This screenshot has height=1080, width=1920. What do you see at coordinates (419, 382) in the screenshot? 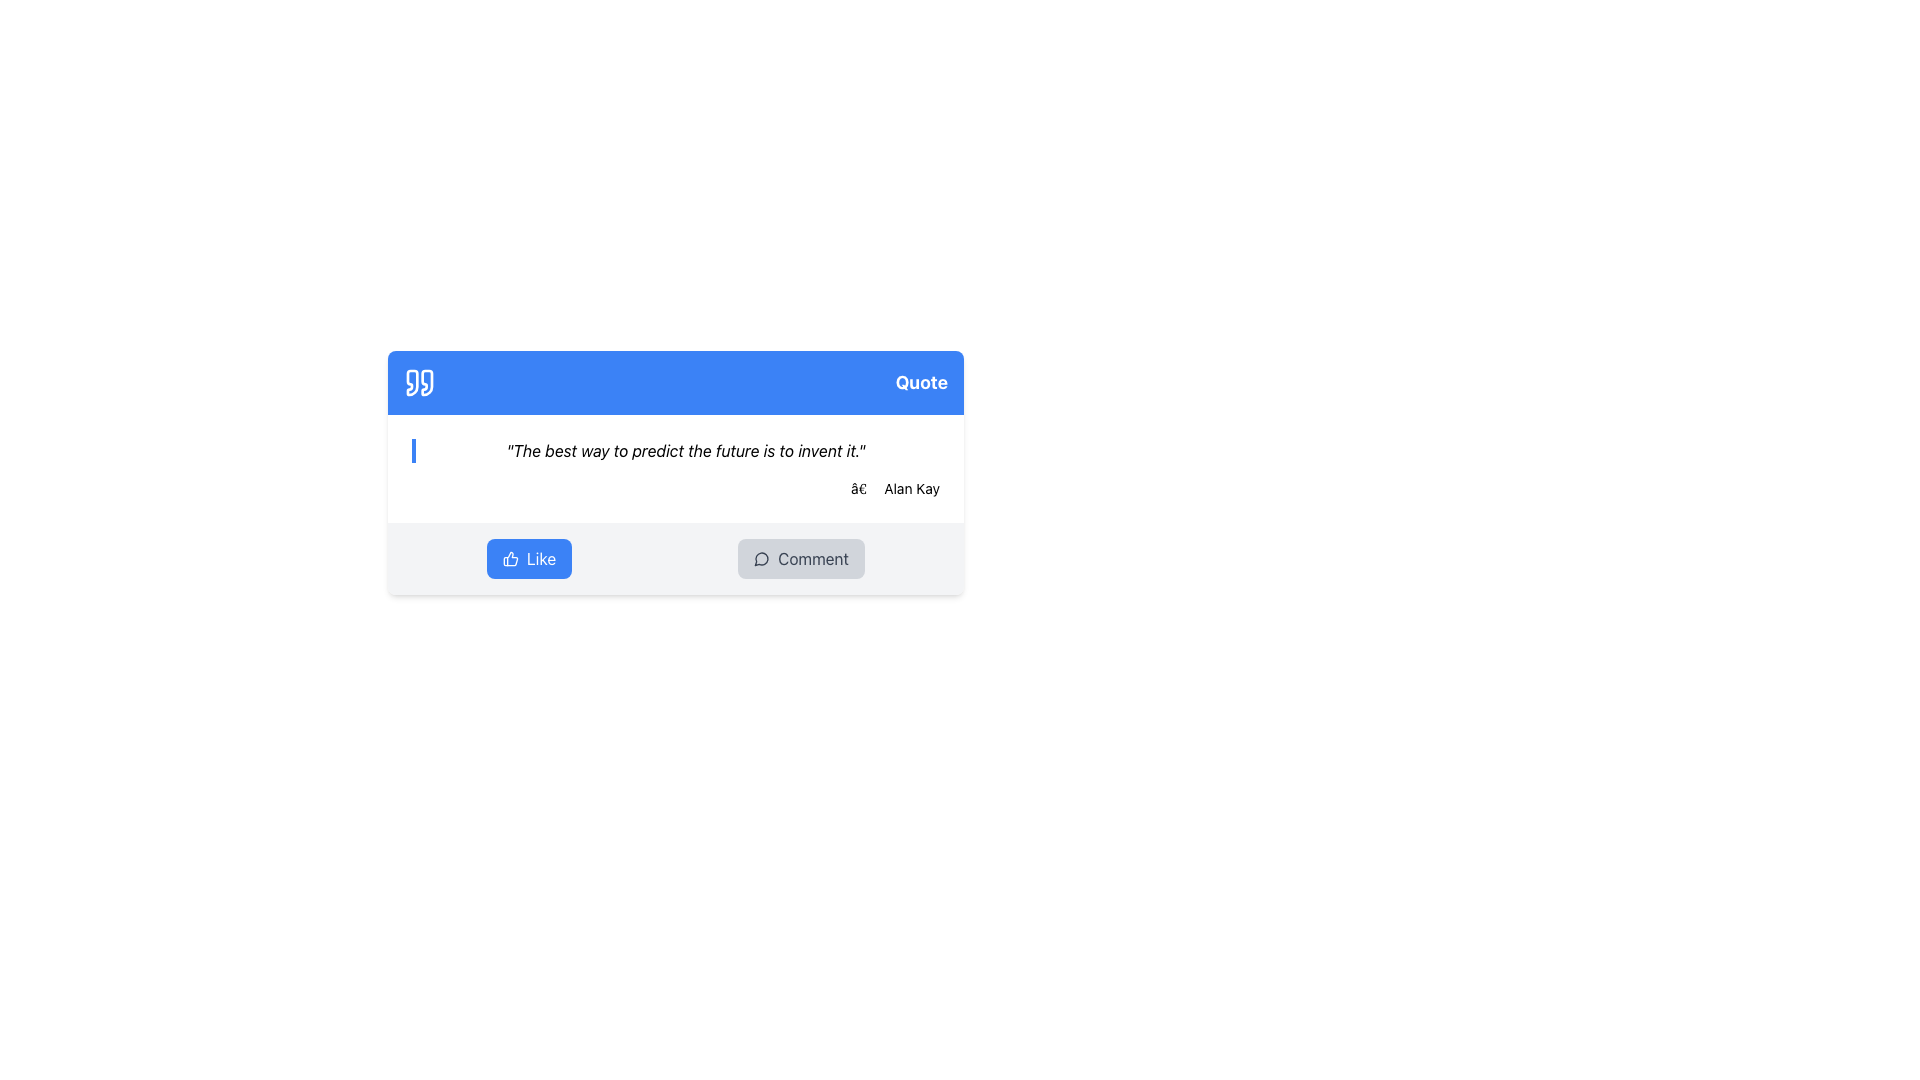
I see `the decorative quote icon located at the top left side of the blue header area, which is positioned directly to the left of the 'Quote' text` at bounding box center [419, 382].